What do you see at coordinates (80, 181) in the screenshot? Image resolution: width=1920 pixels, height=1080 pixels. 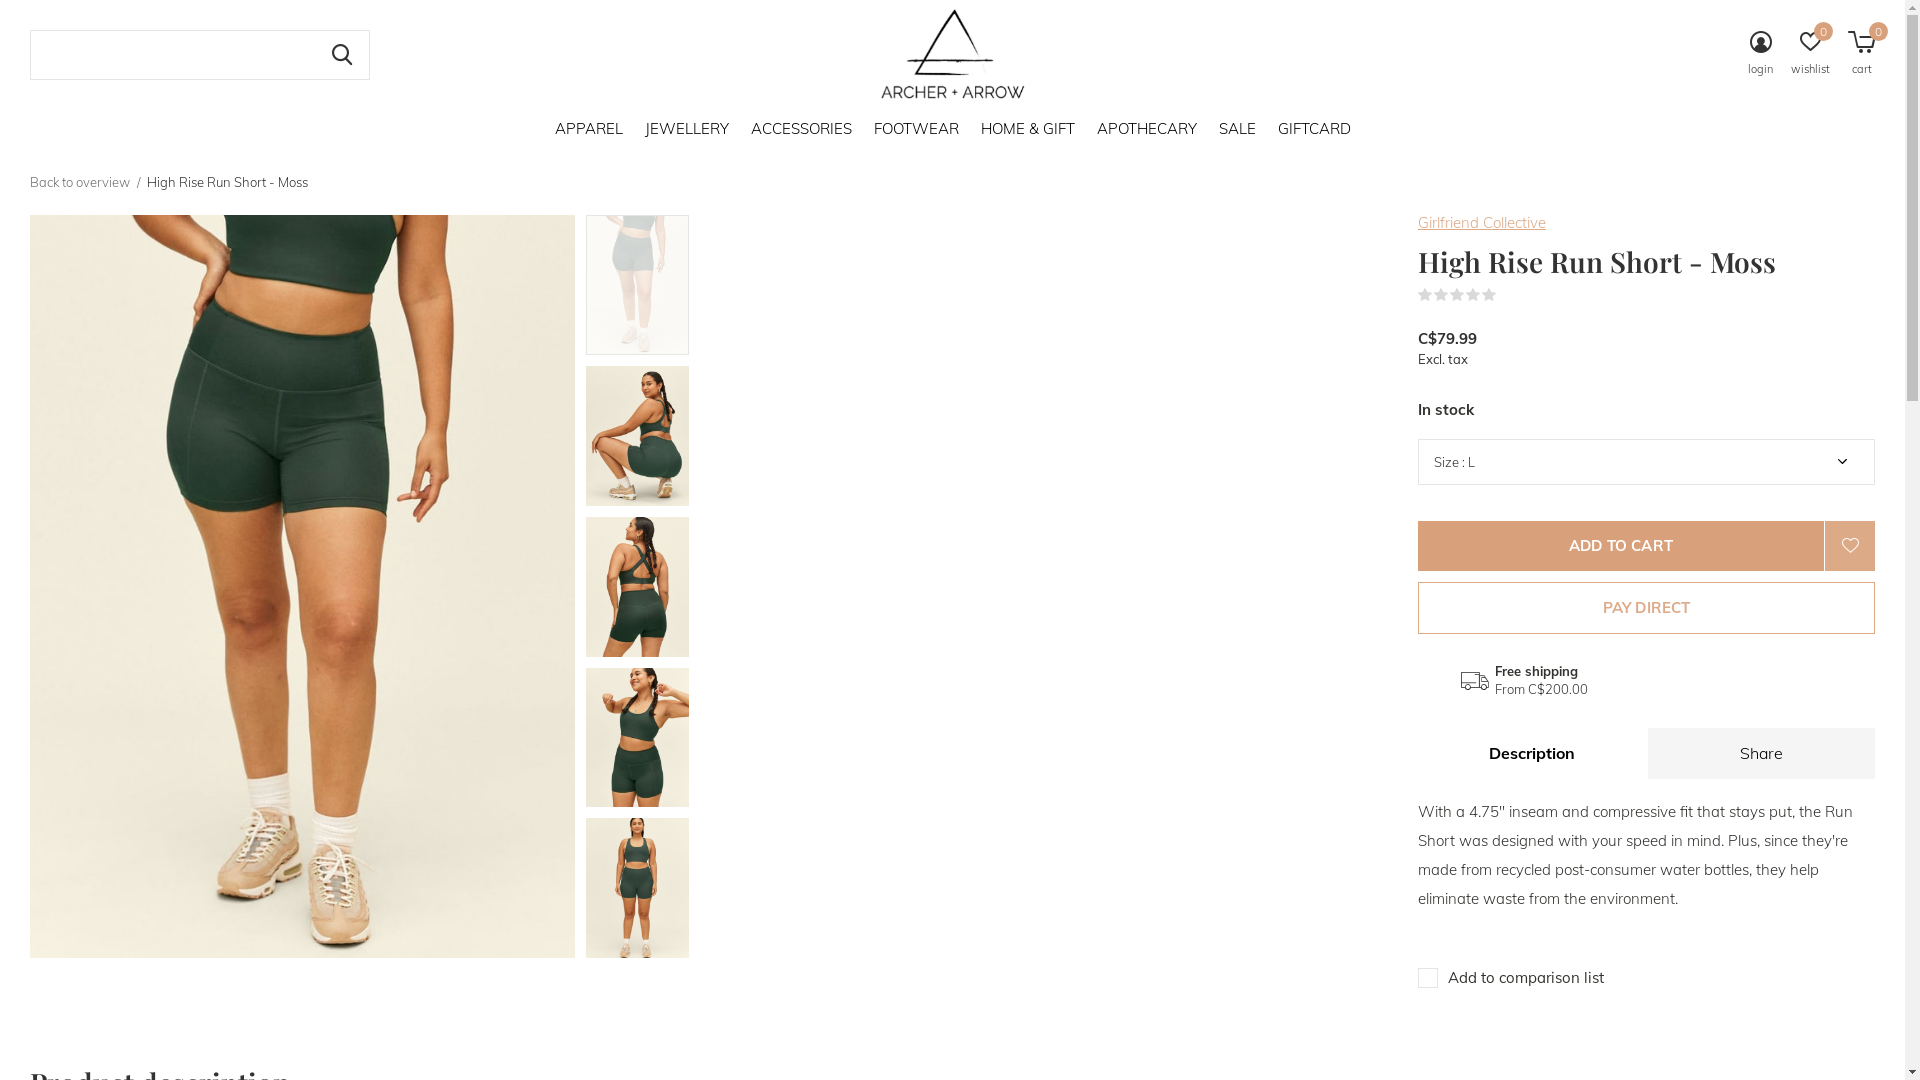 I see `'Back to overview'` at bounding box center [80, 181].